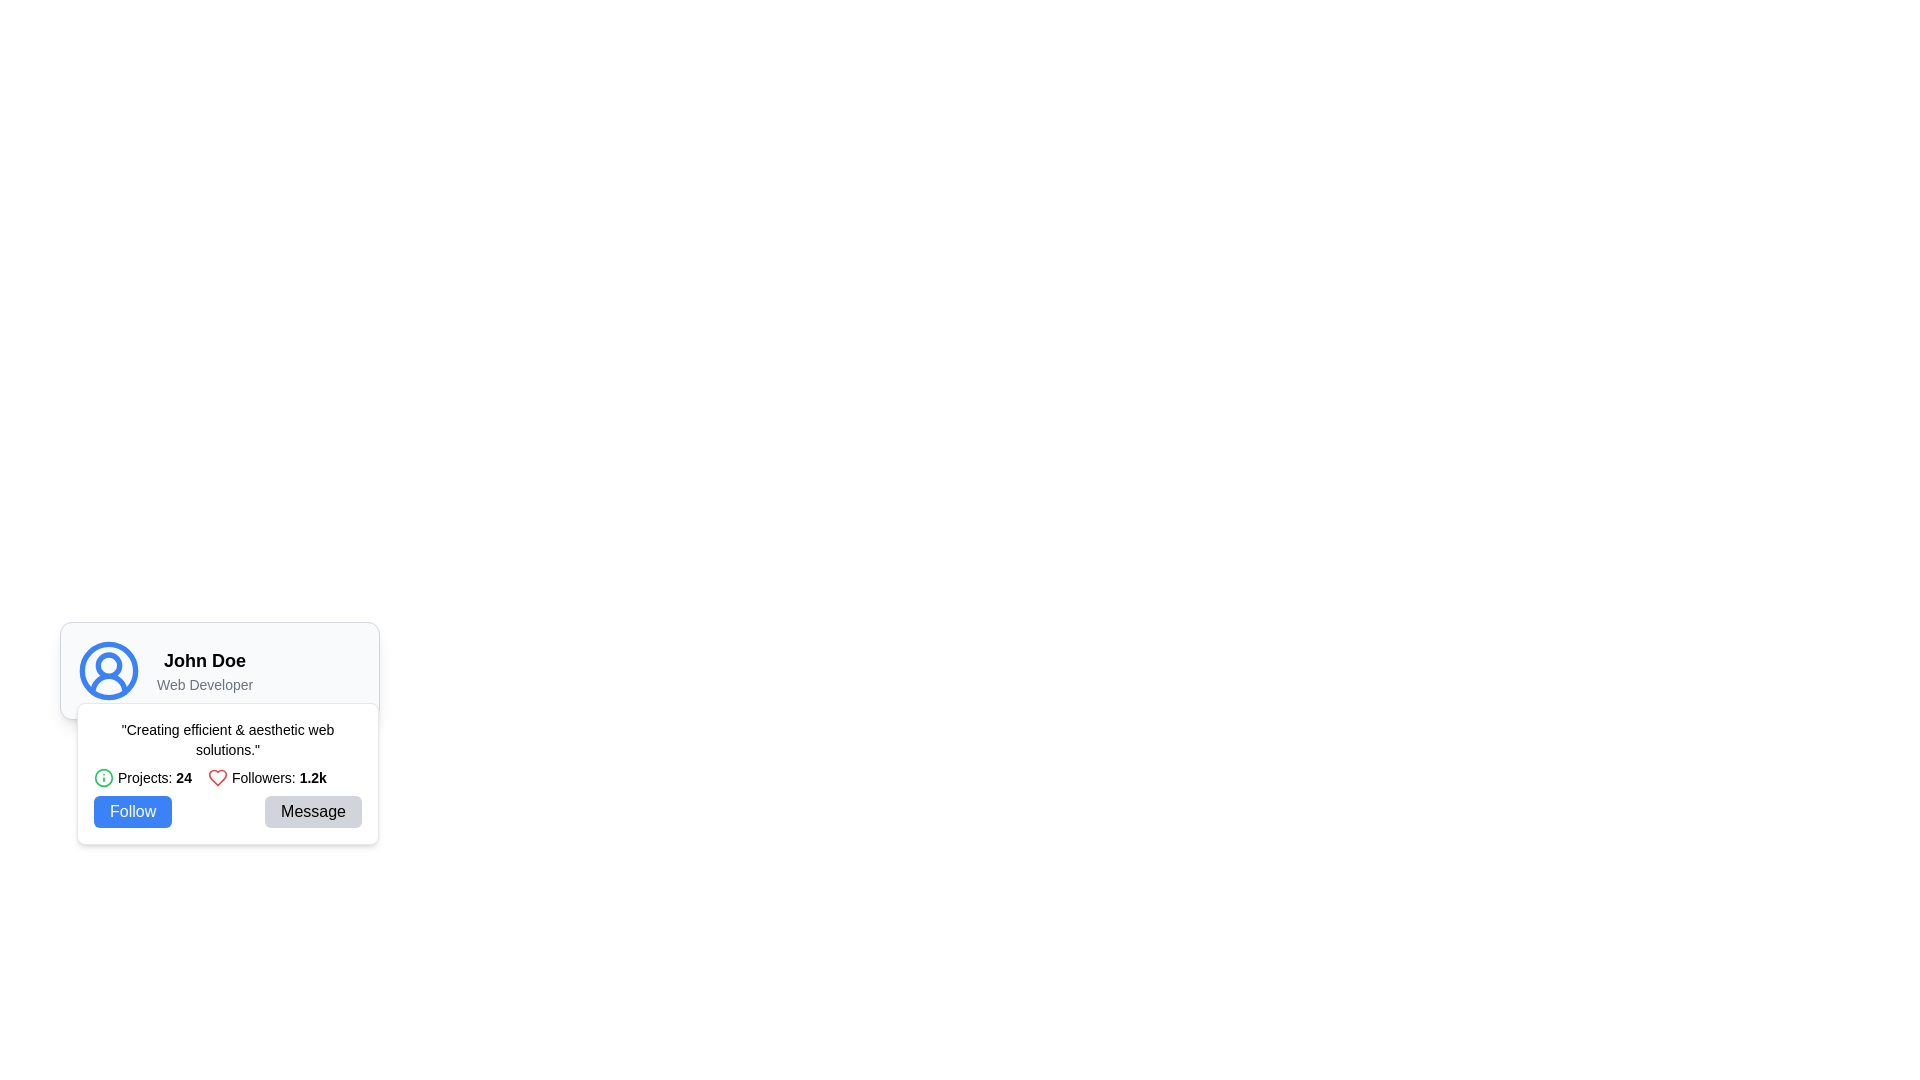 The width and height of the screenshot is (1920, 1080). I want to click on text content of the Statistical label that indicates the number of projects associated with the user profile, located in the lower left section of the user information card, next to an icon and above the 'Followers' label, so click(153, 777).